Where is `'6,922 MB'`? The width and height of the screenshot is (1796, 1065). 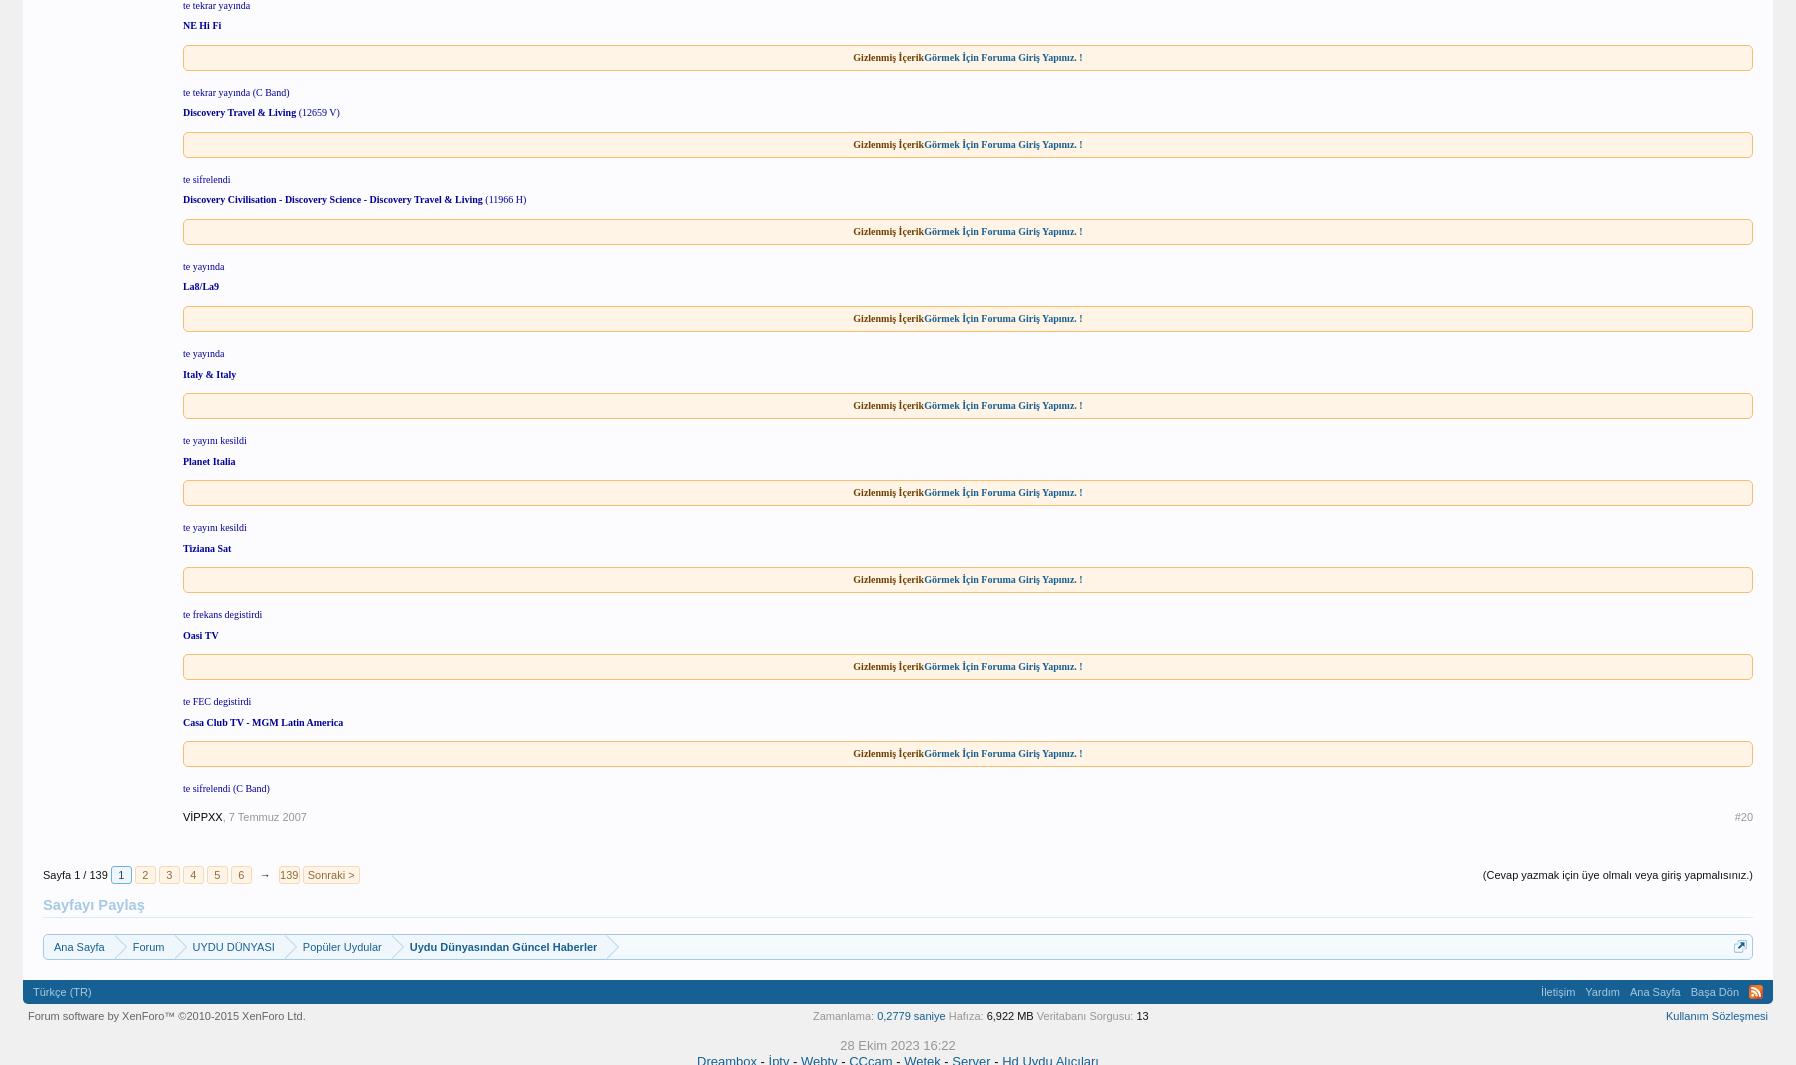
'6,922 MB' is located at coordinates (1008, 1015).